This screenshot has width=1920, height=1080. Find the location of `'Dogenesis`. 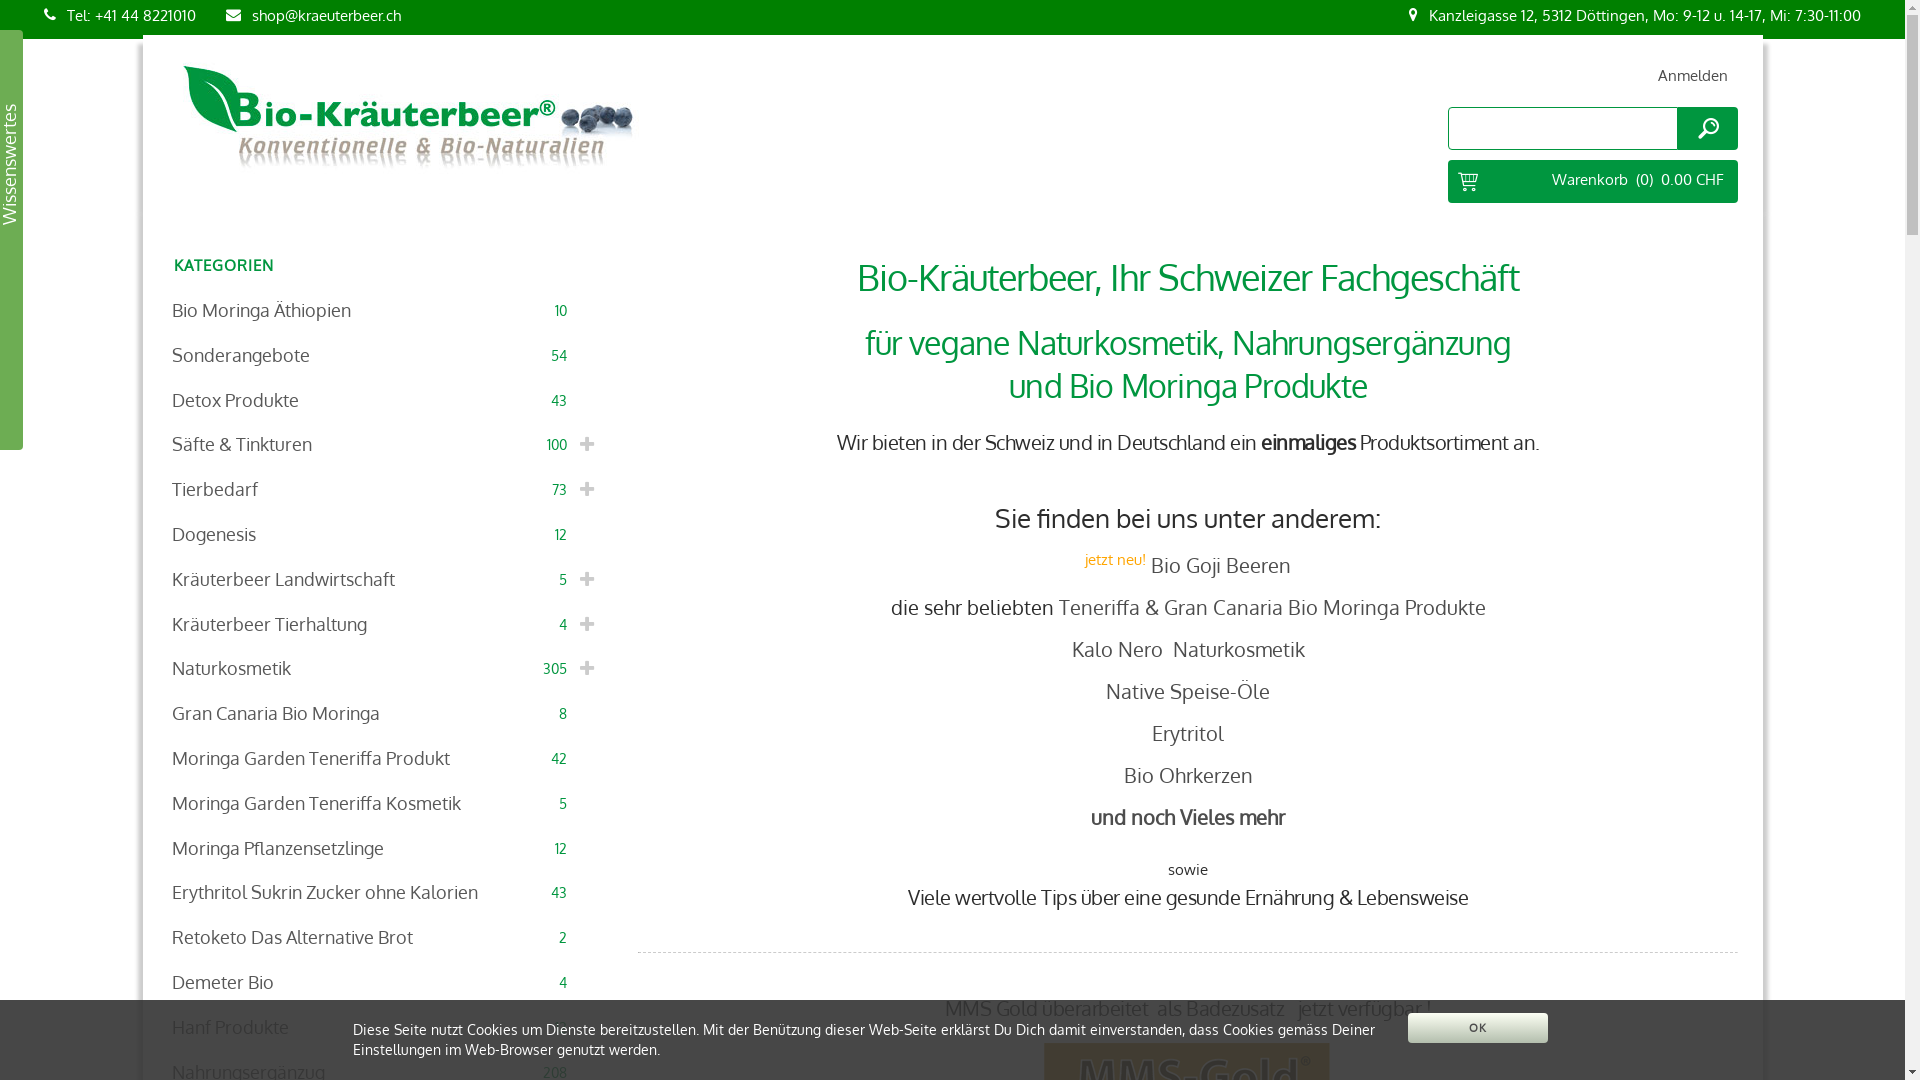

'Dogenesis is located at coordinates (387, 533).